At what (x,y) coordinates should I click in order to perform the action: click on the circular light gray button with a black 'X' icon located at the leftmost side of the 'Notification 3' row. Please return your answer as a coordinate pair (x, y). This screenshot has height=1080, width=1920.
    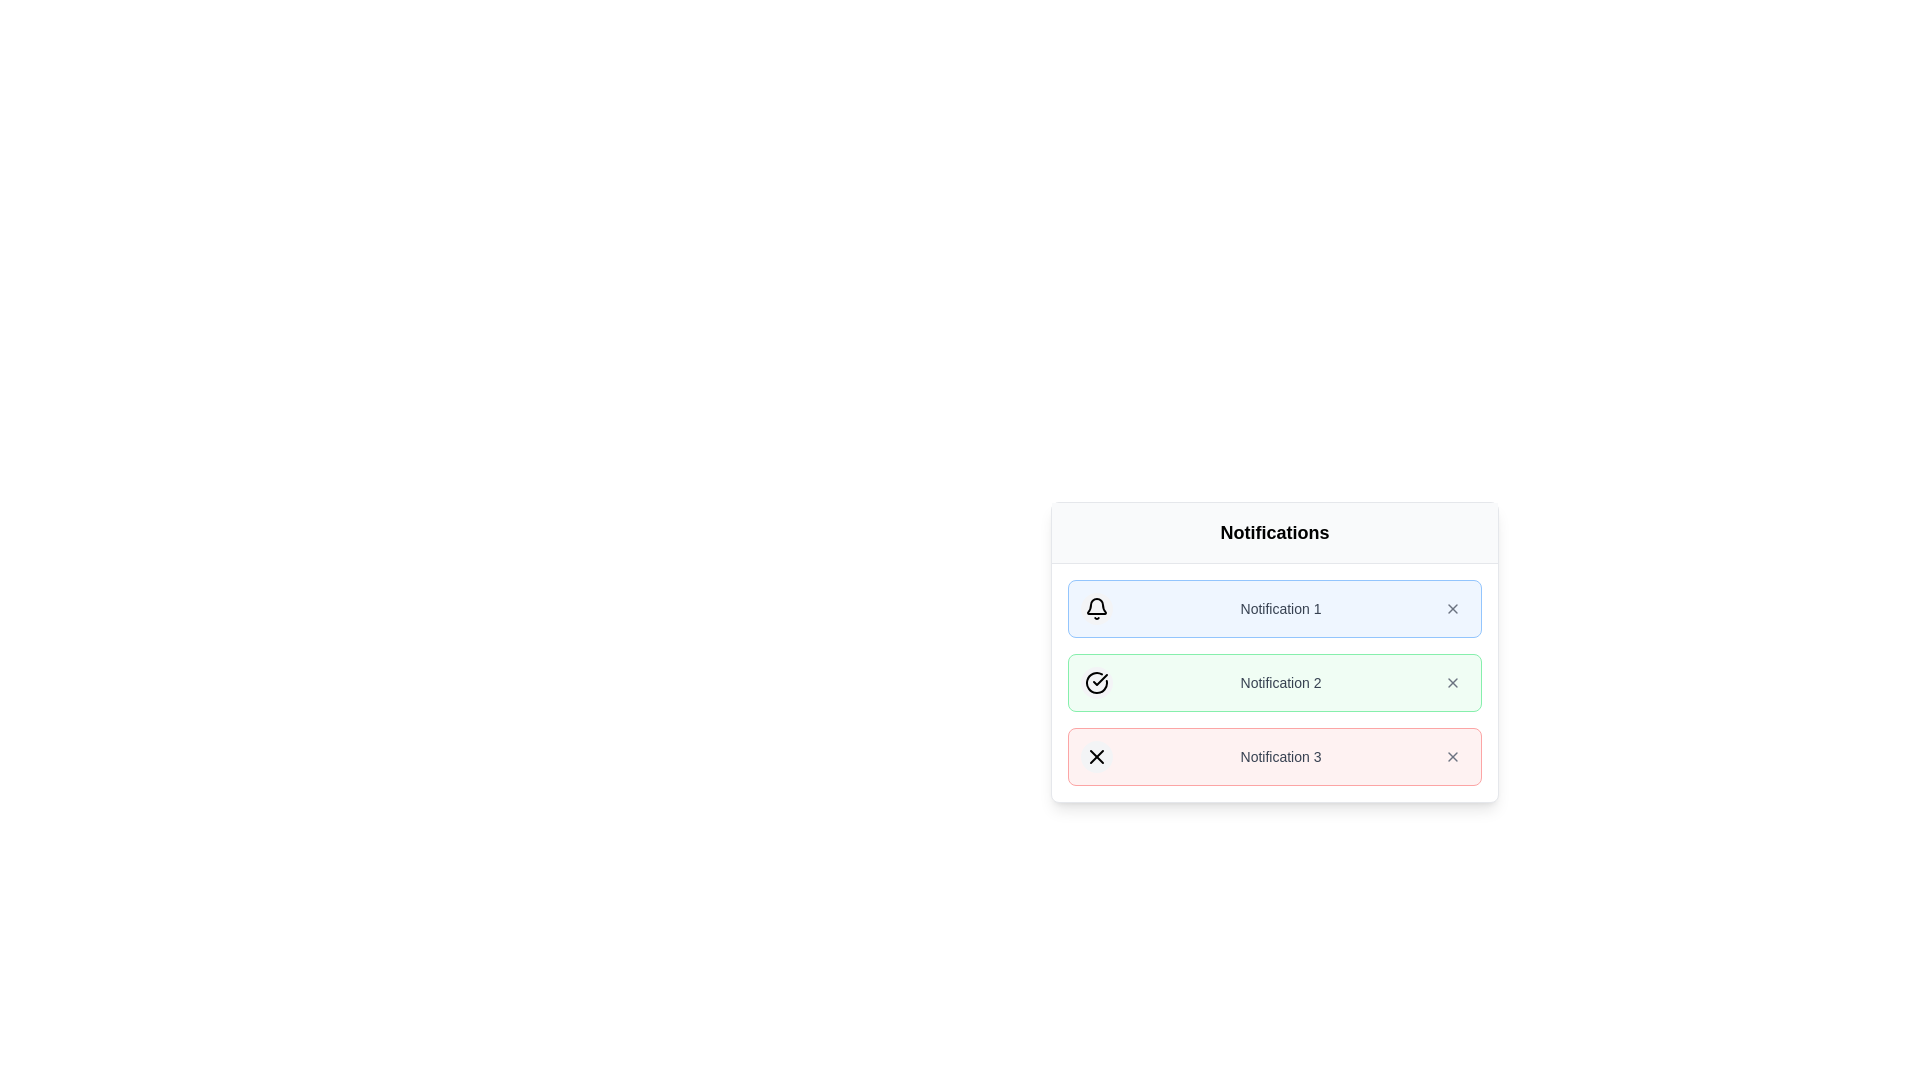
    Looking at the image, I should click on (1096, 756).